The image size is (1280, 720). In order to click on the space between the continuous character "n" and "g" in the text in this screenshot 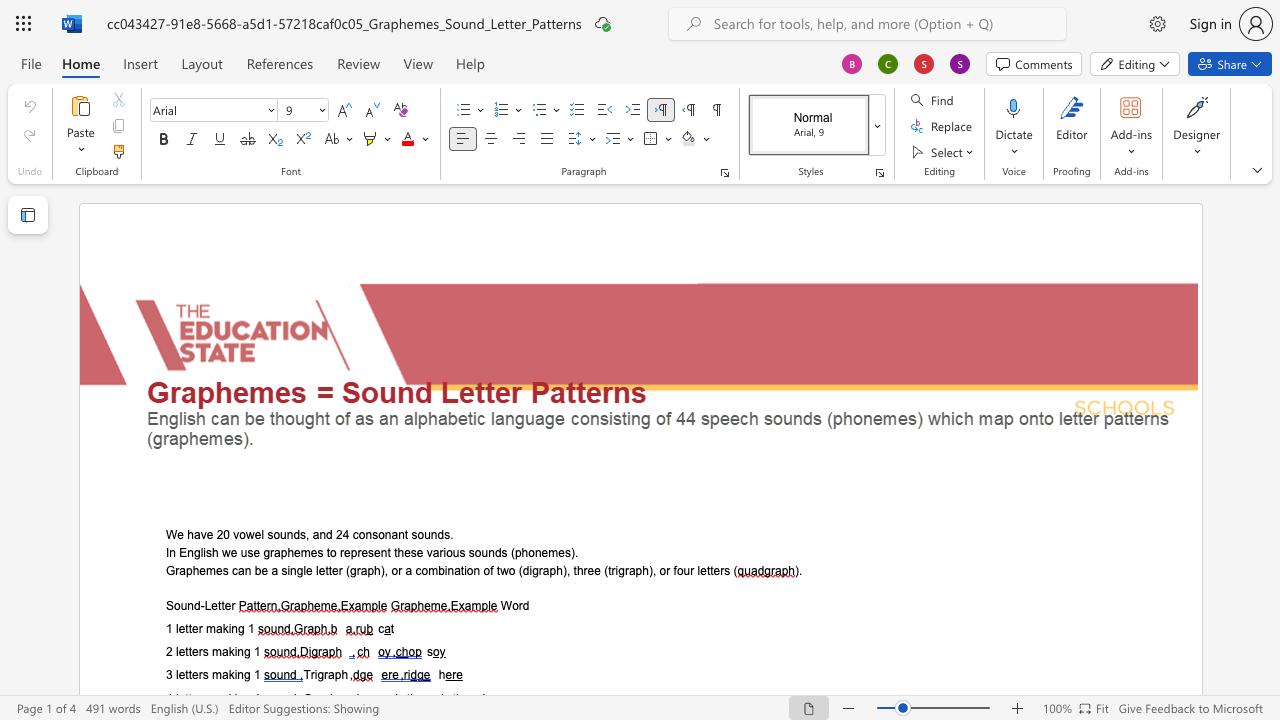, I will do `click(242, 675)`.